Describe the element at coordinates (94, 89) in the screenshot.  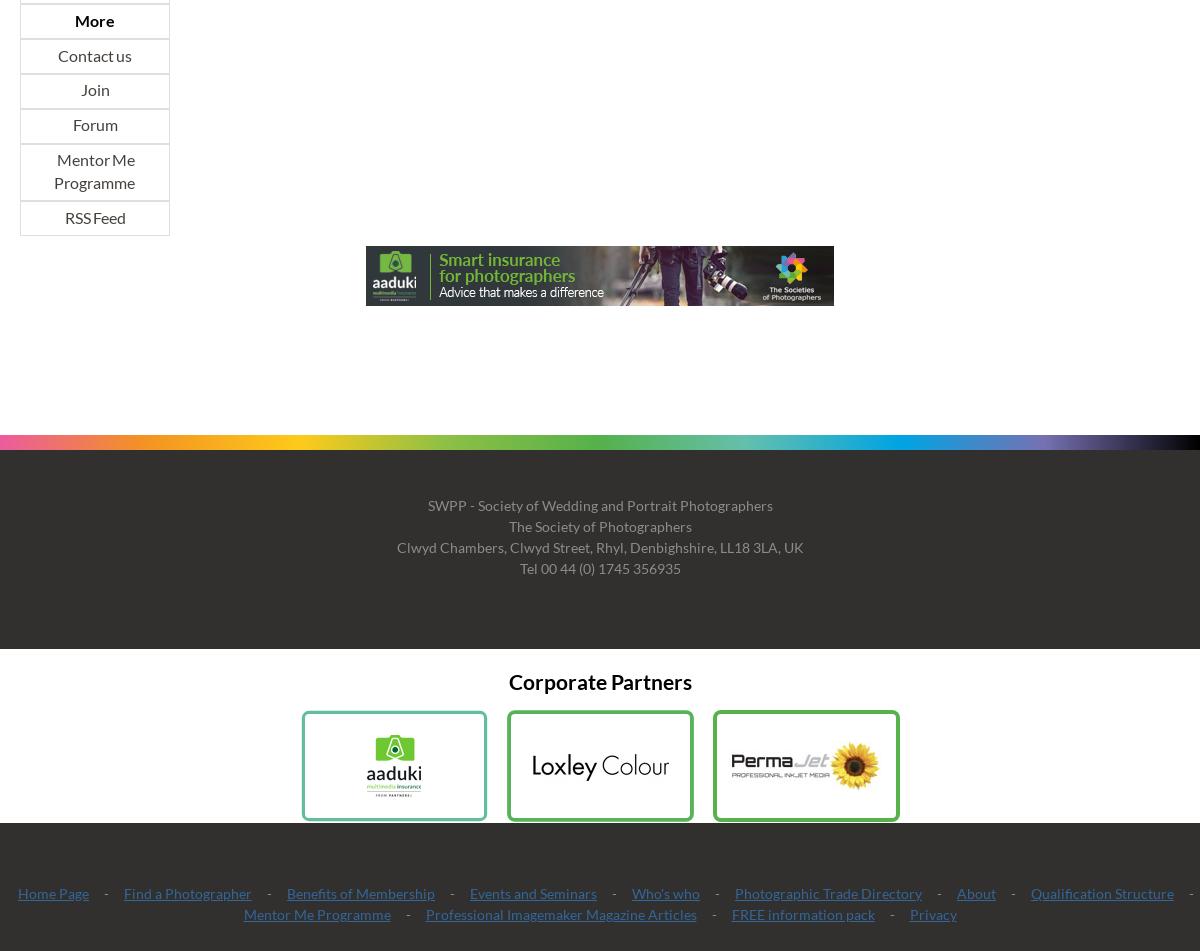
I see `'Join'` at that location.